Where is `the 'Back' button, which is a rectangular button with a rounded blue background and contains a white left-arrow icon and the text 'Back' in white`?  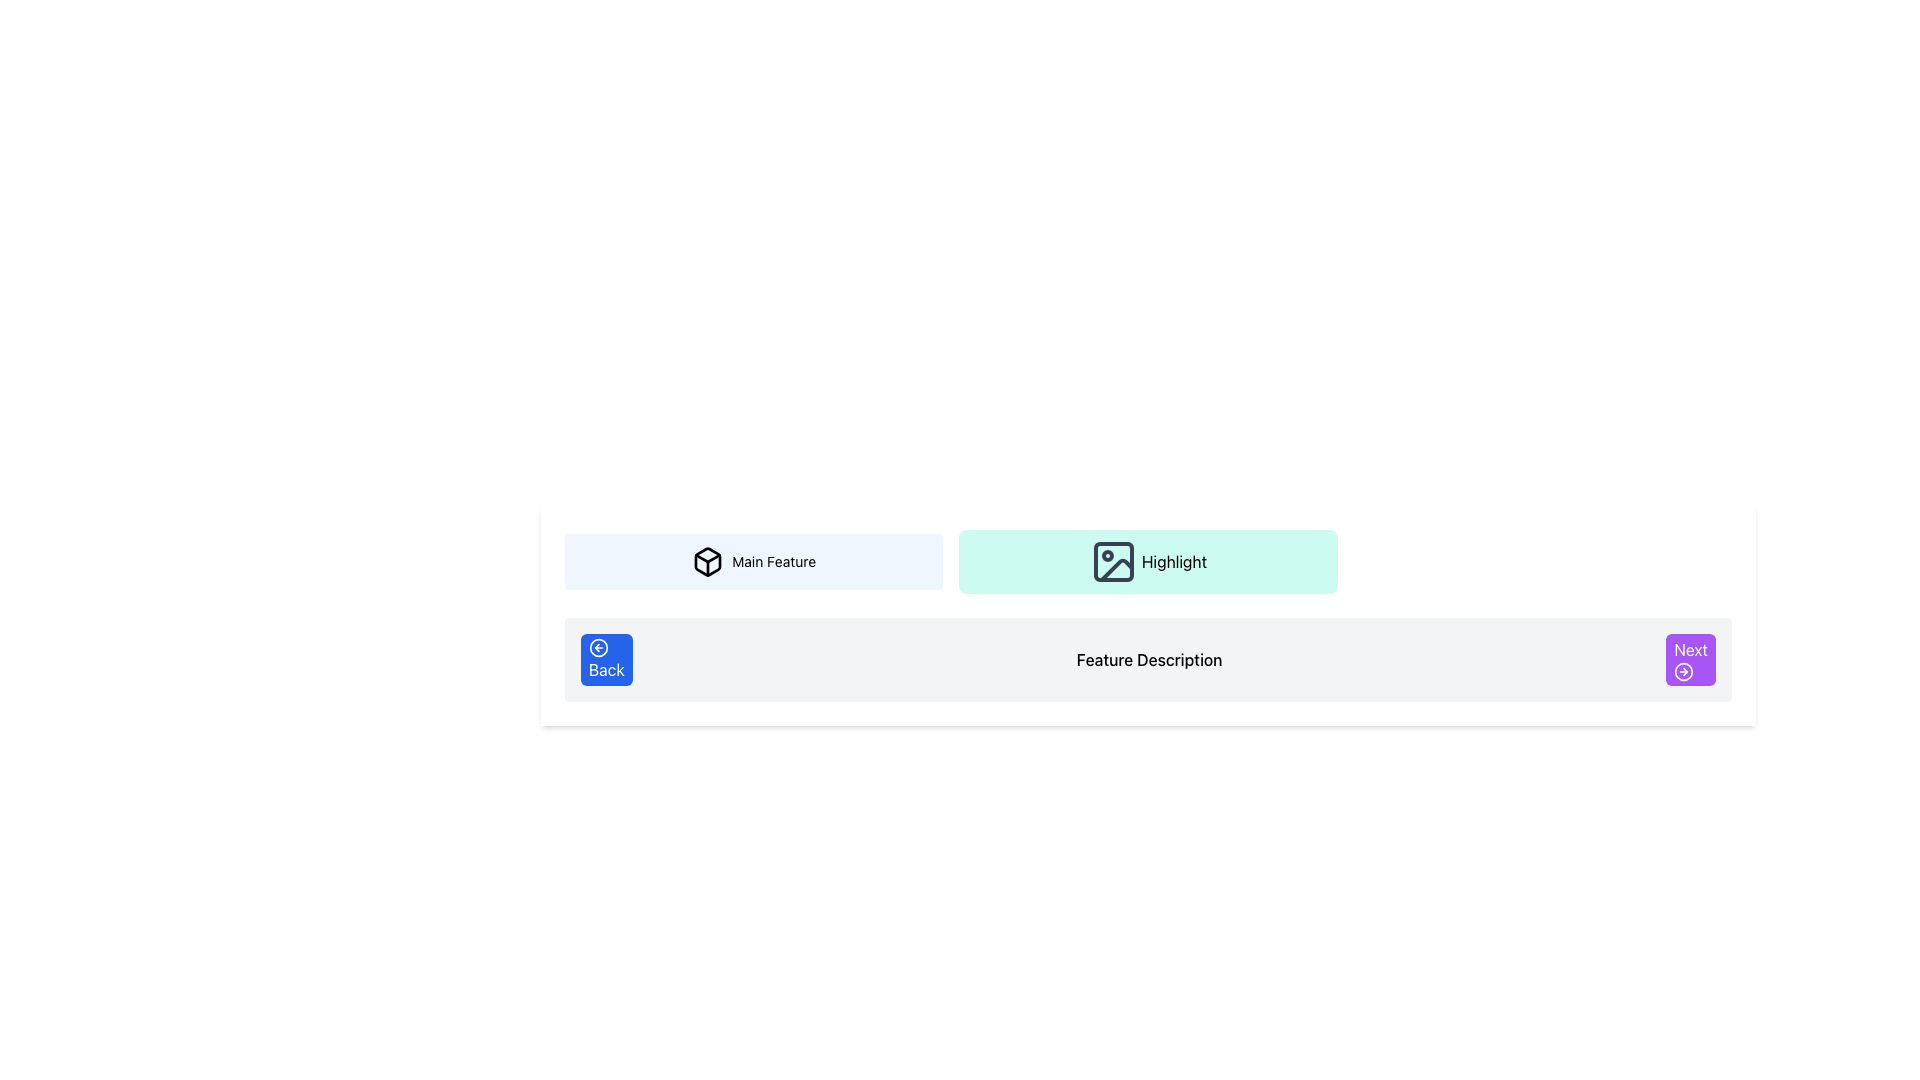
the 'Back' button, which is a rectangular button with a rounded blue background and contains a white left-arrow icon and the text 'Back' in white is located at coordinates (605, 659).